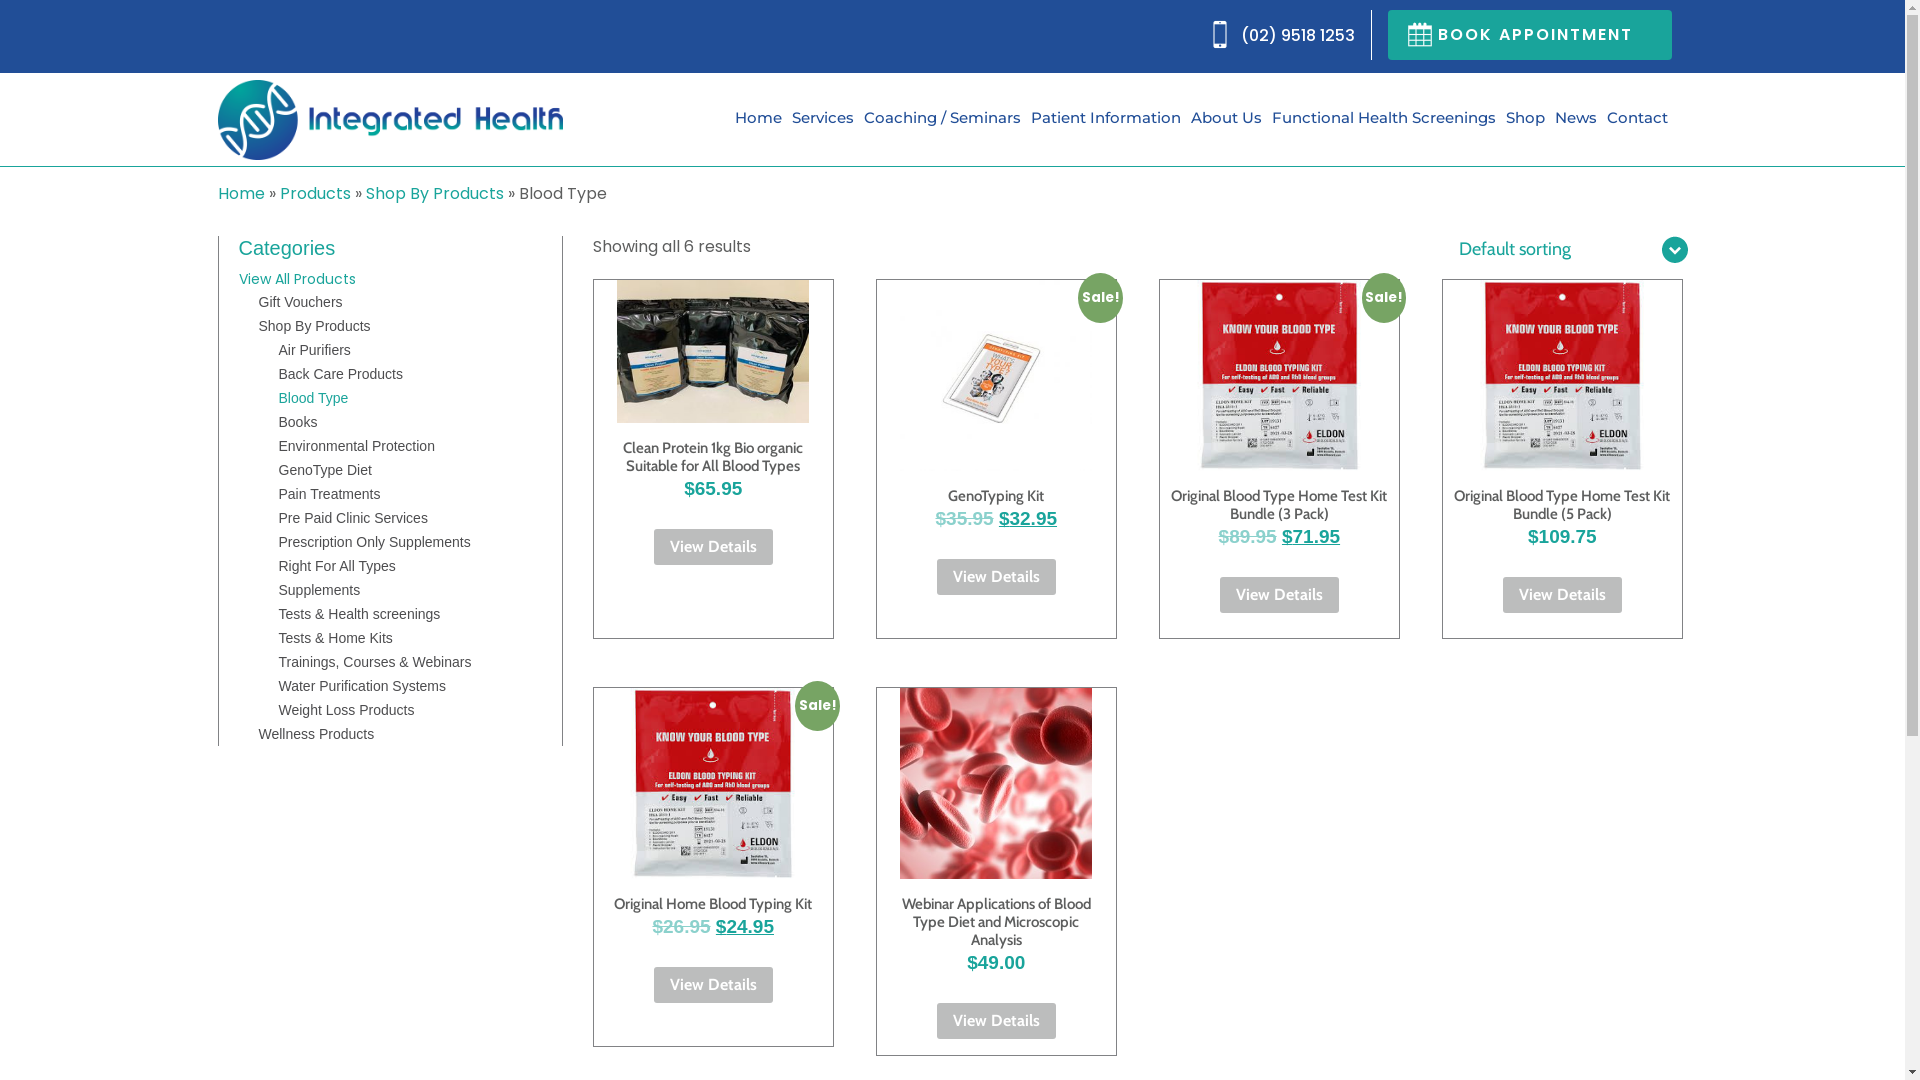 The width and height of the screenshot is (1920, 1080). I want to click on 'Weight Loss Products', so click(345, 708).